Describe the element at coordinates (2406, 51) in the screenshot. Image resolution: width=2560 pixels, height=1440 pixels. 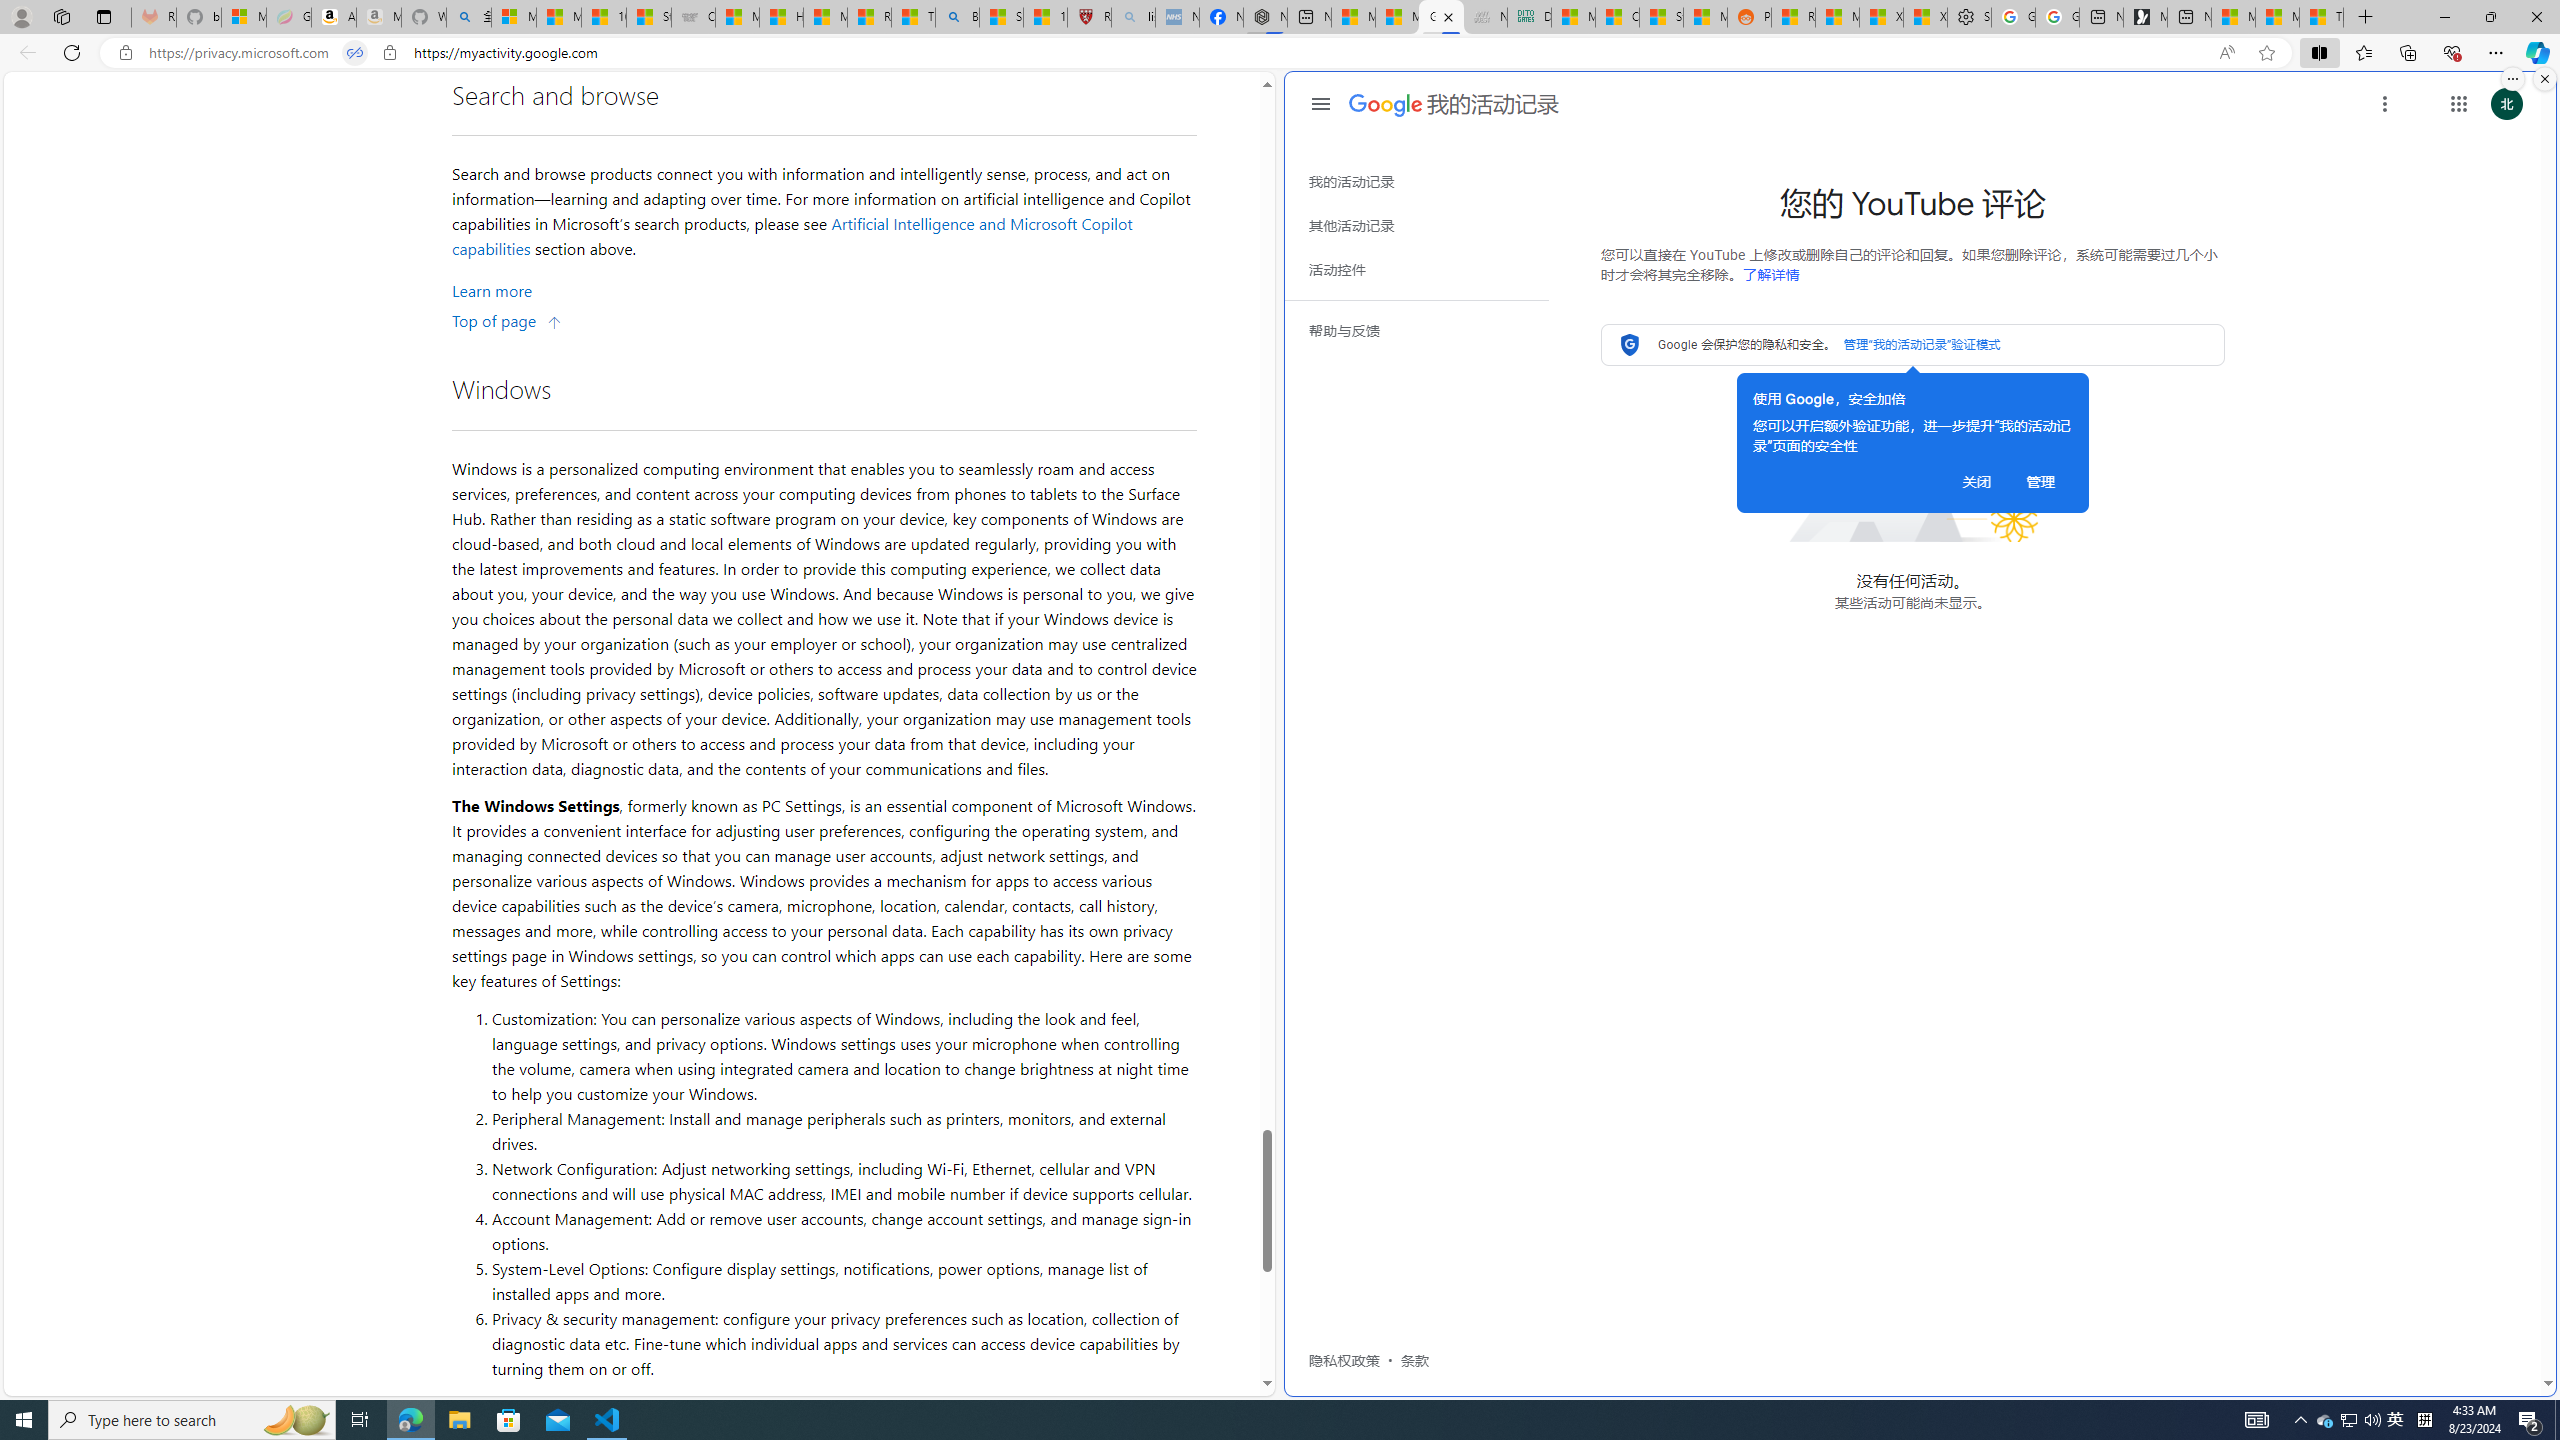
I see `'Collections'` at that location.